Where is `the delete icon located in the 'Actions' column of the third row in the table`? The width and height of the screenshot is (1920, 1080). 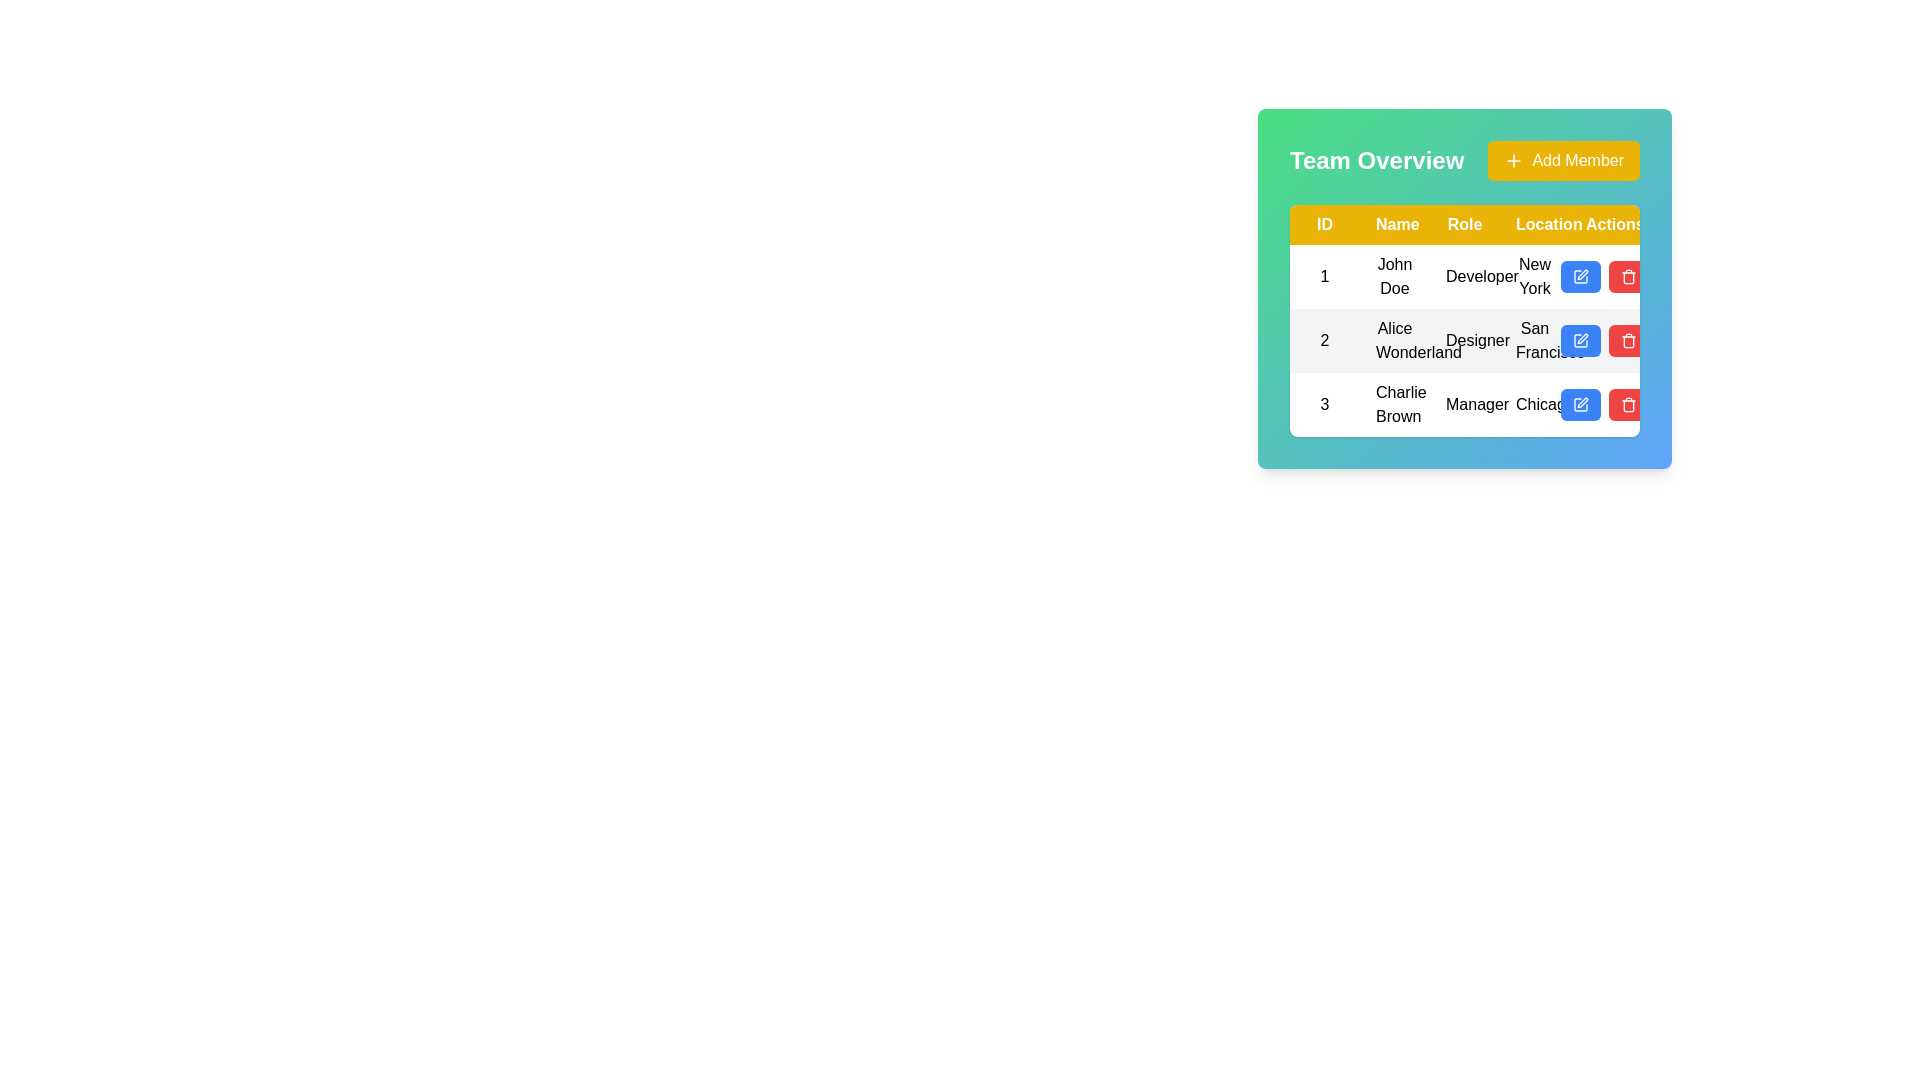
the delete icon located in the 'Actions' column of the third row in the table is located at coordinates (1628, 405).